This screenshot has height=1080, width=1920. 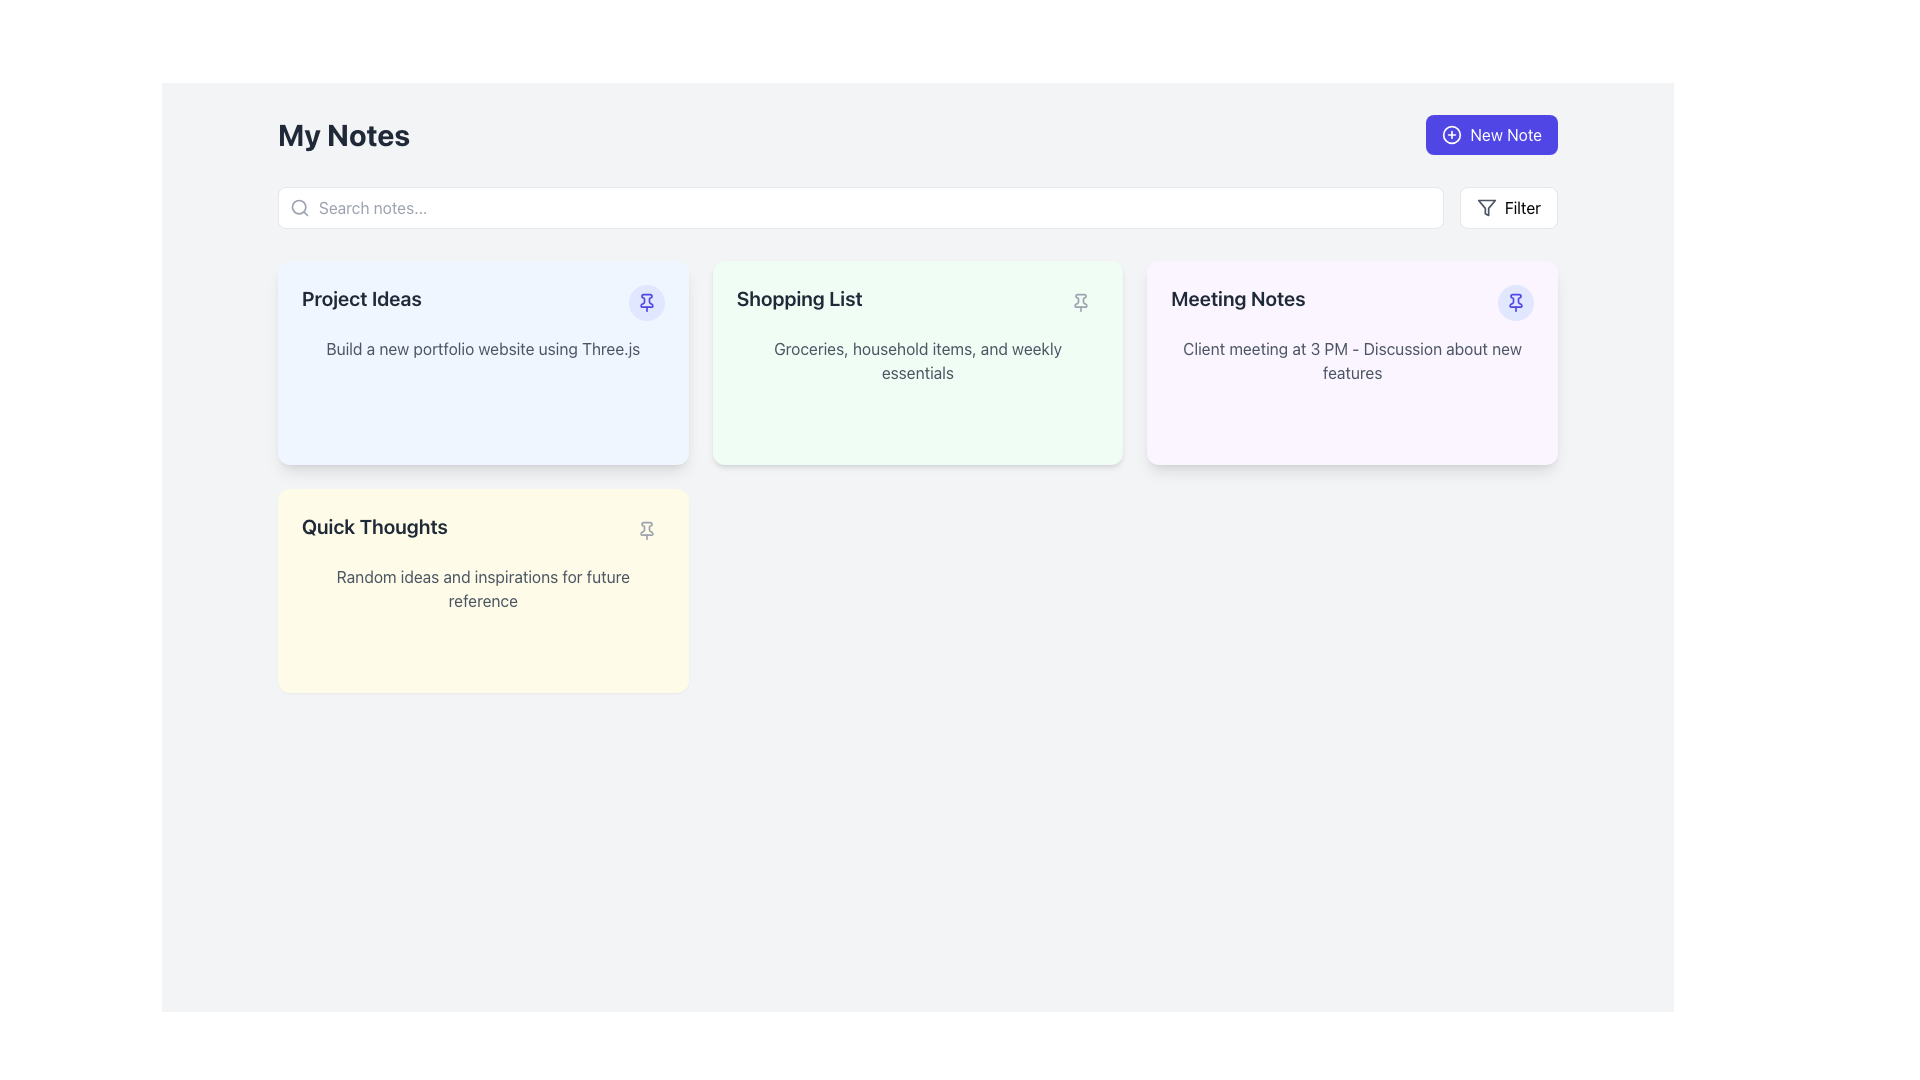 What do you see at coordinates (1516, 300) in the screenshot?
I see `the pin icon located in the top-right corner of the 'Meeting Notes' card` at bounding box center [1516, 300].